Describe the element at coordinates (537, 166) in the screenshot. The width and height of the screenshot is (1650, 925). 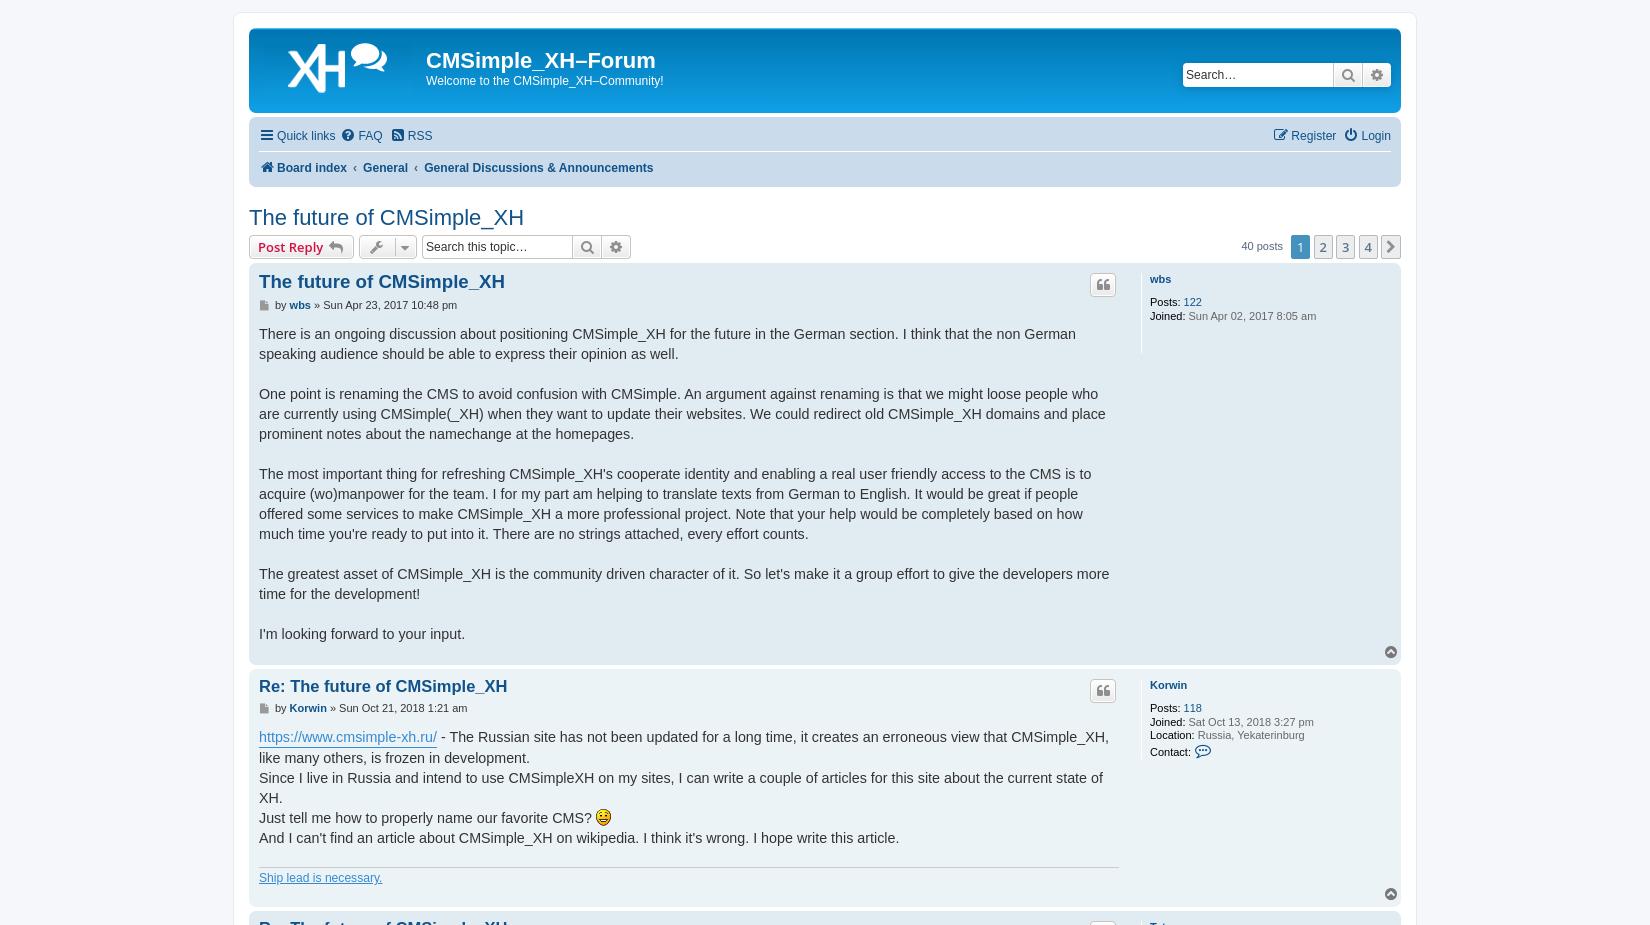
I see `'General Discussions & Announcements'` at that location.